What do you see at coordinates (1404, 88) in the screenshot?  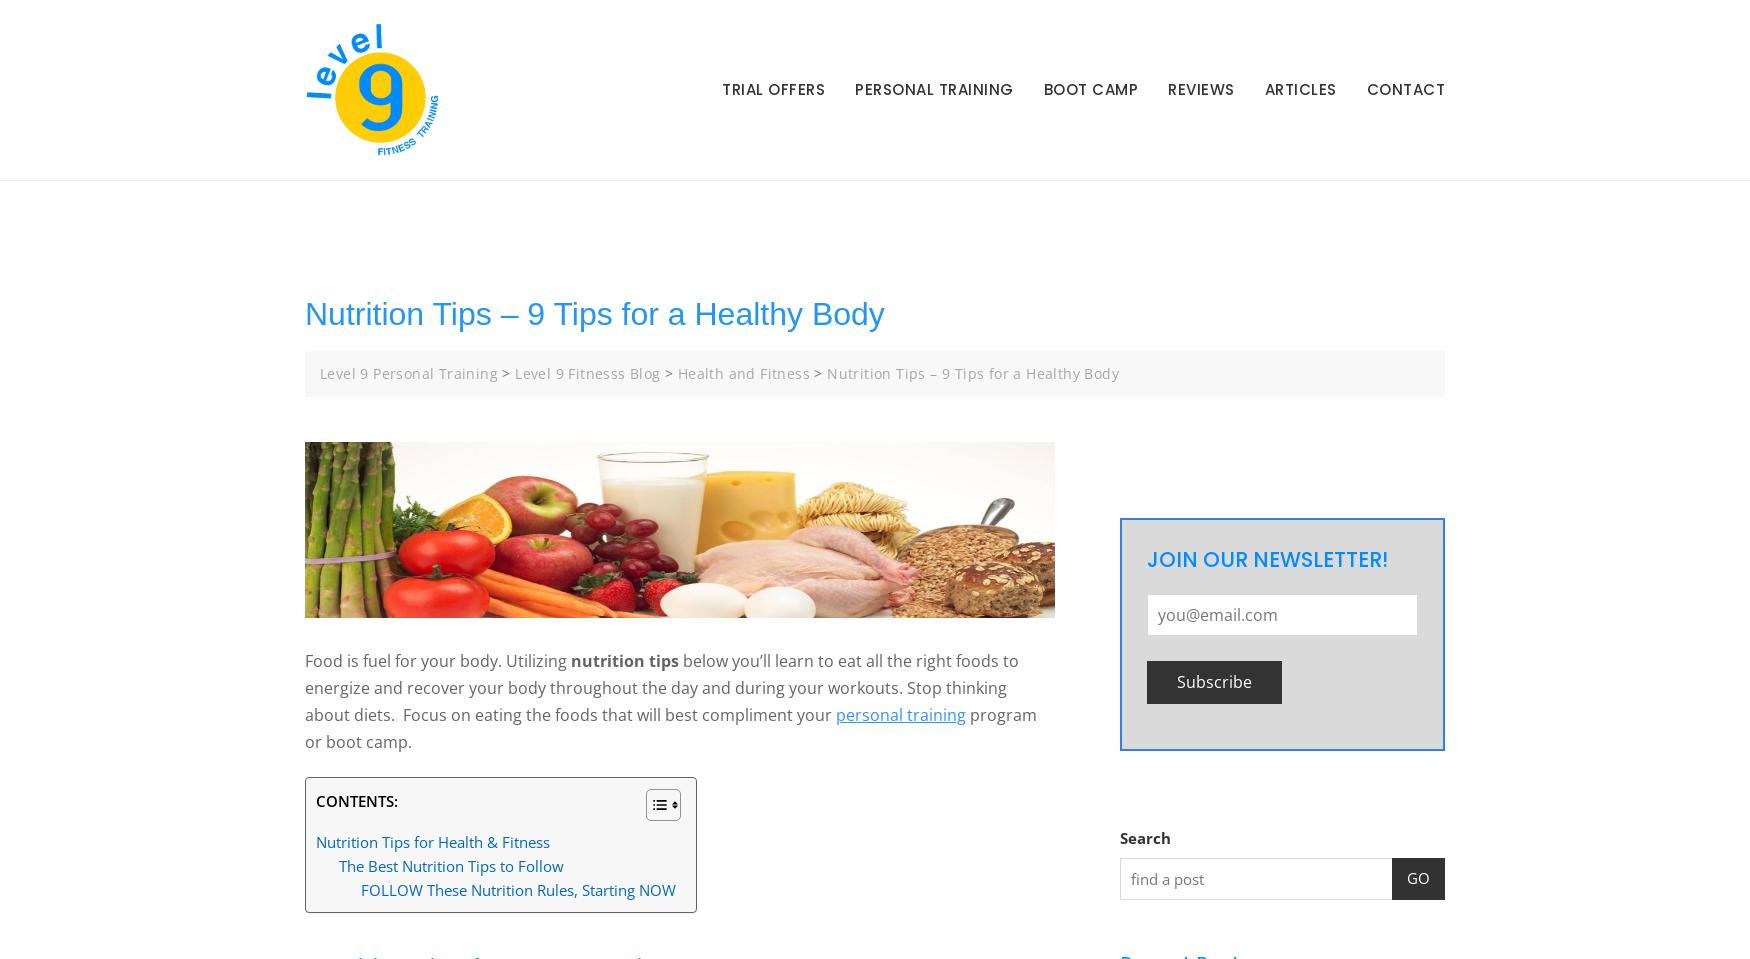 I see `'CONTACT'` at bounding box center [1404, 88].